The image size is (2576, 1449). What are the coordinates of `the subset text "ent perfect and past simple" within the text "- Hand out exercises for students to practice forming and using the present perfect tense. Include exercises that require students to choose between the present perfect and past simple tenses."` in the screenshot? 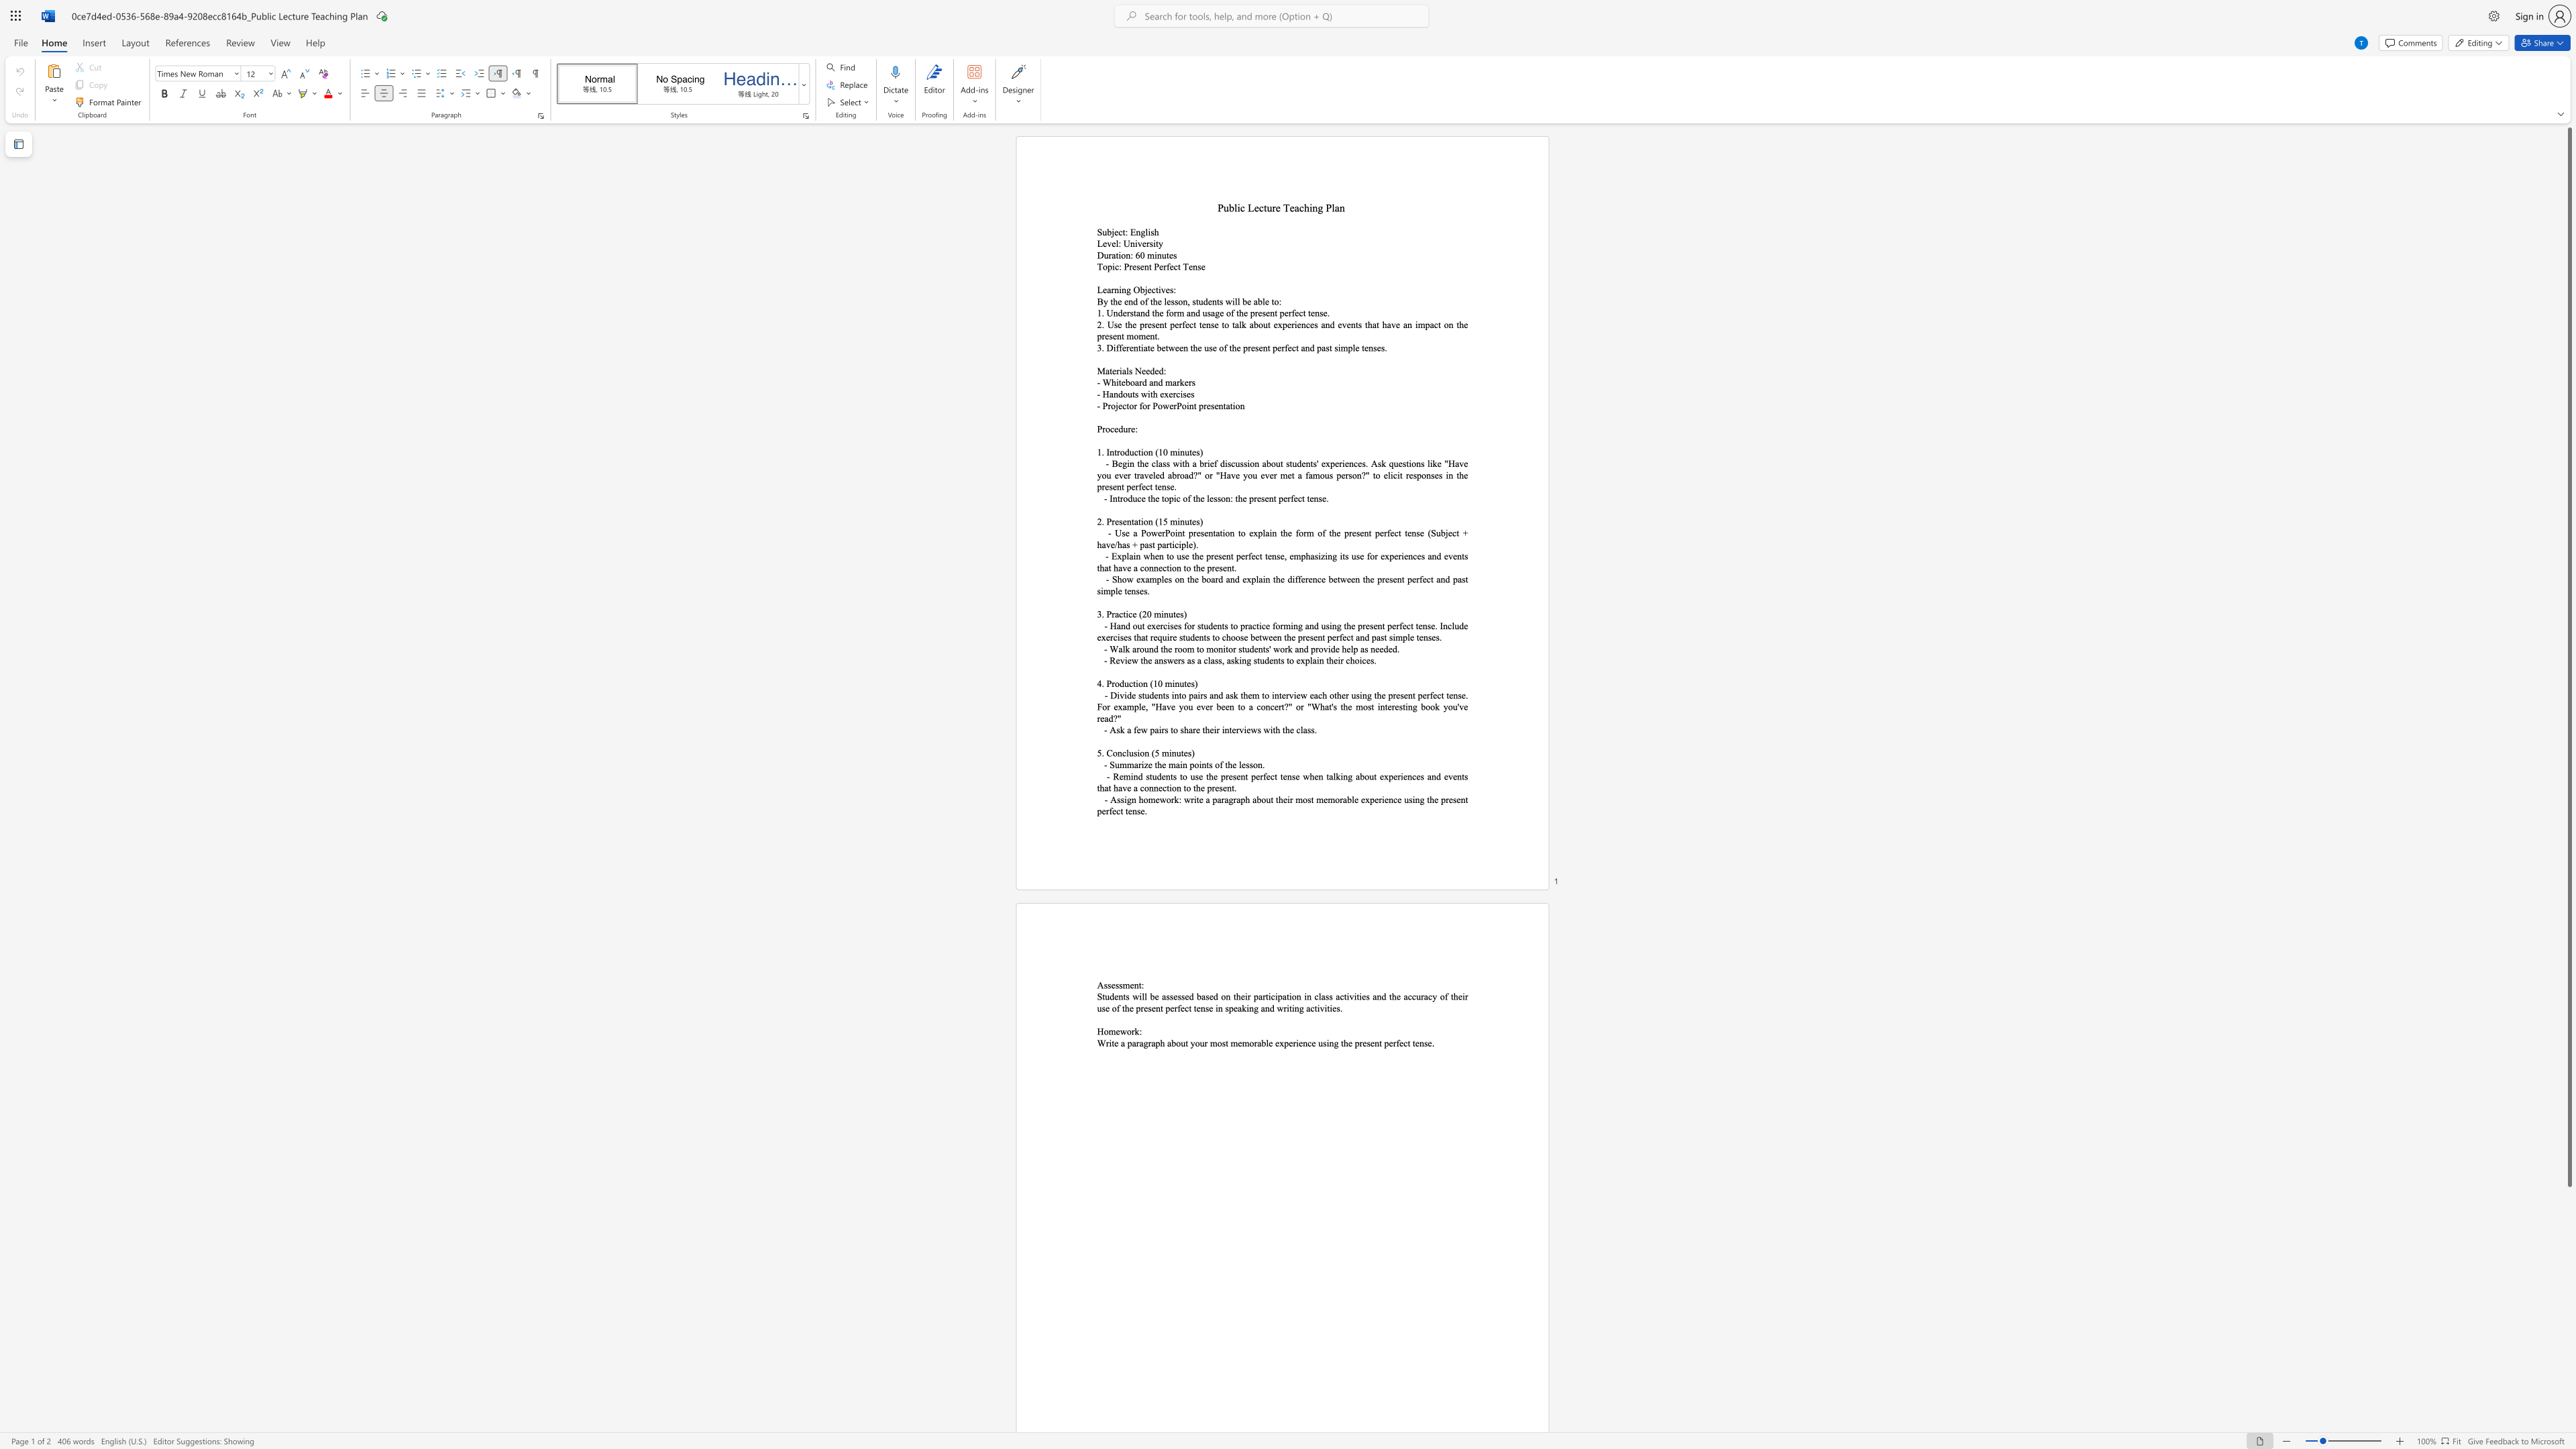 It's located at (1313, 636).